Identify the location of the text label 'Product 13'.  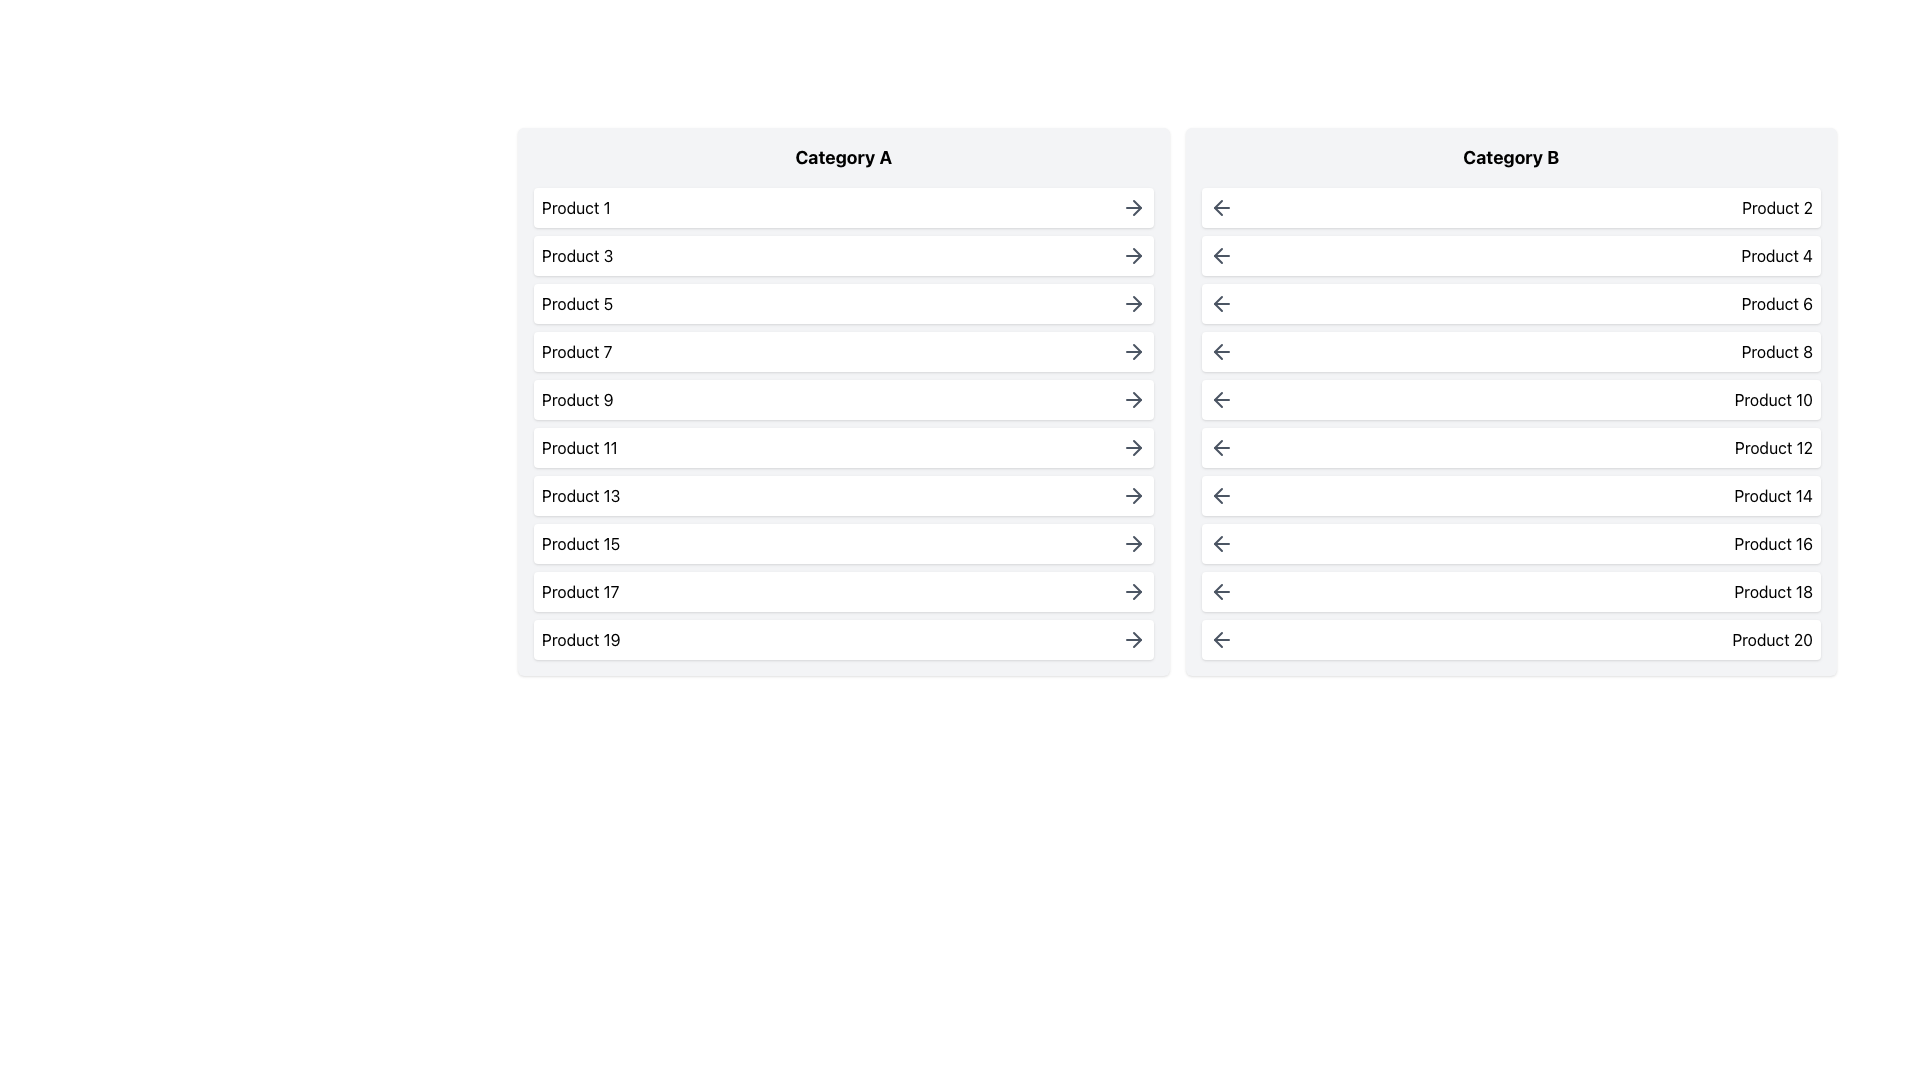
(580, 495).